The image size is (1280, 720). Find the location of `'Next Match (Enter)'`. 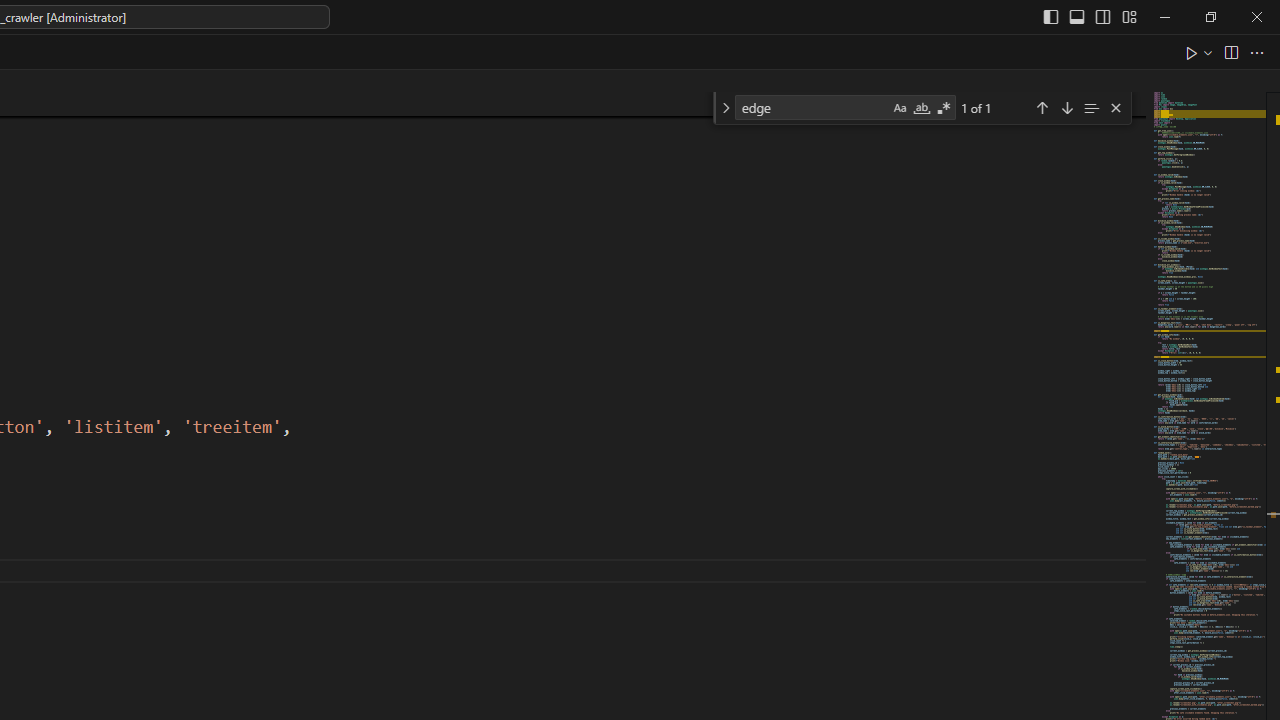

'Next Match (Enter)' is located at coordinates (1065, 107).